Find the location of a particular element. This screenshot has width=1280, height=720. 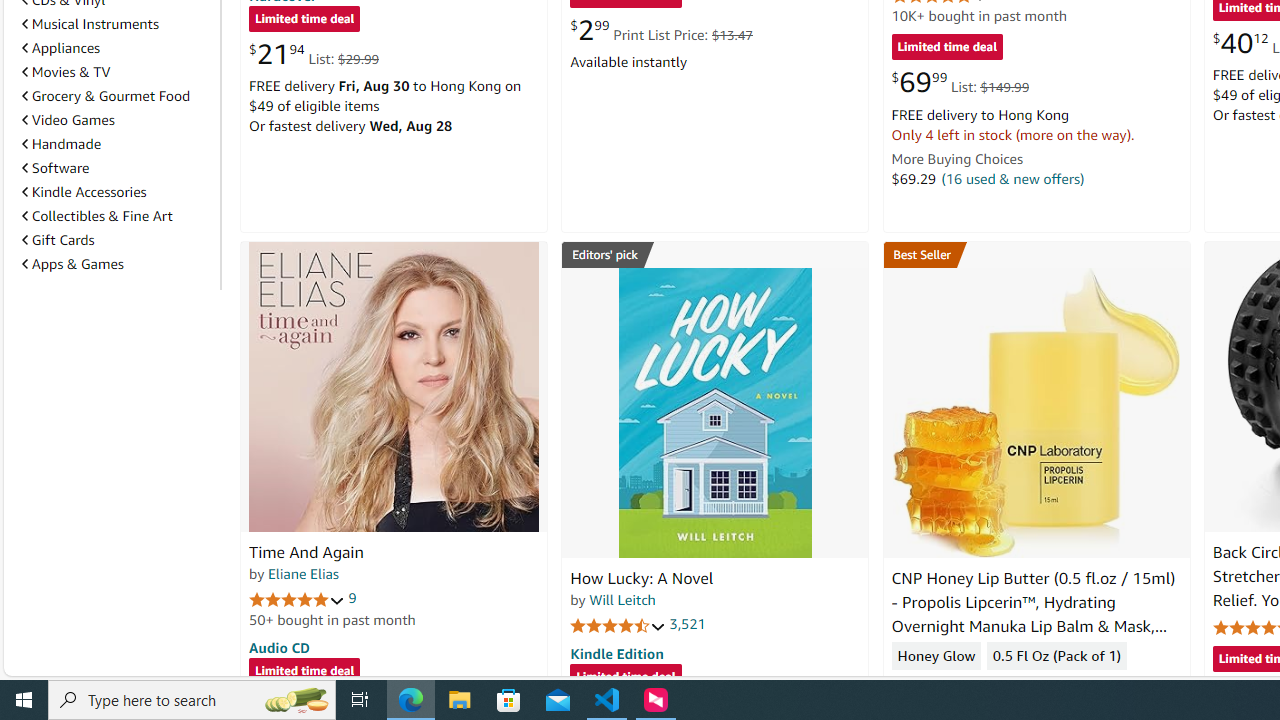

'Grocery & Gourmet Food' is located at coordinates (105, 96).